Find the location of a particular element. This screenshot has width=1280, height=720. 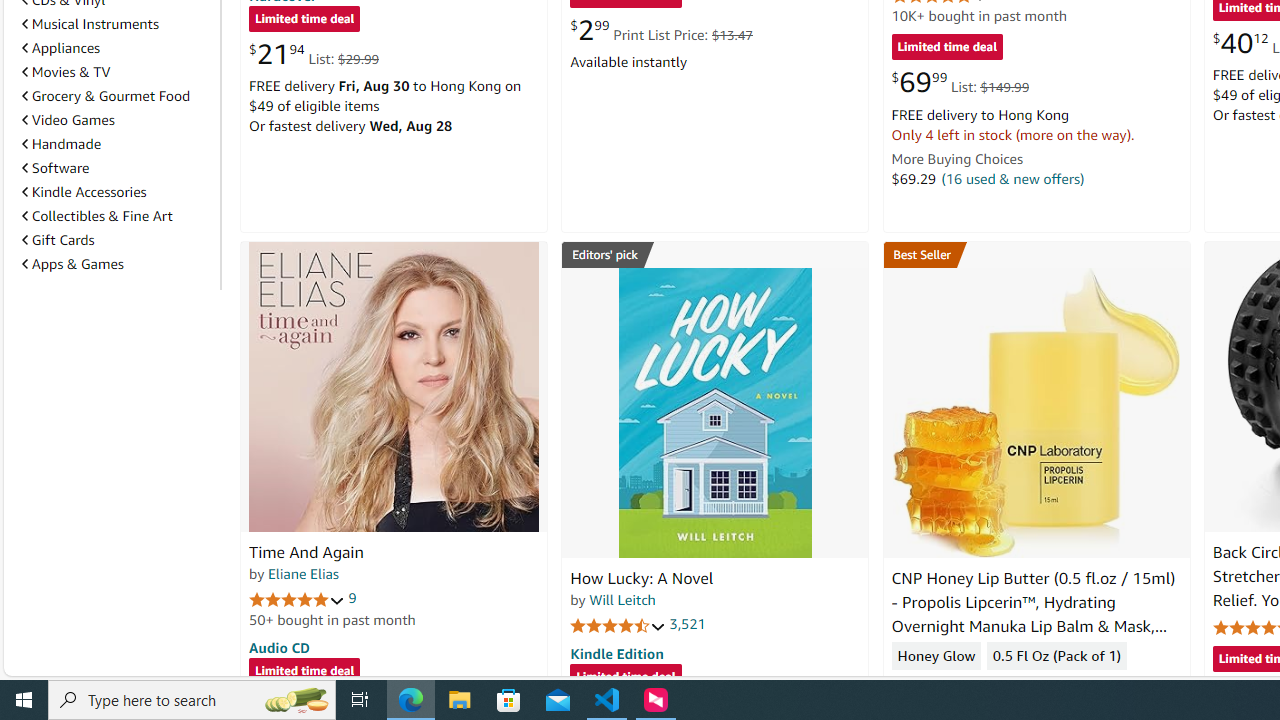

'Grocery & Gourmet Food' is located at coordinates (105, 96).